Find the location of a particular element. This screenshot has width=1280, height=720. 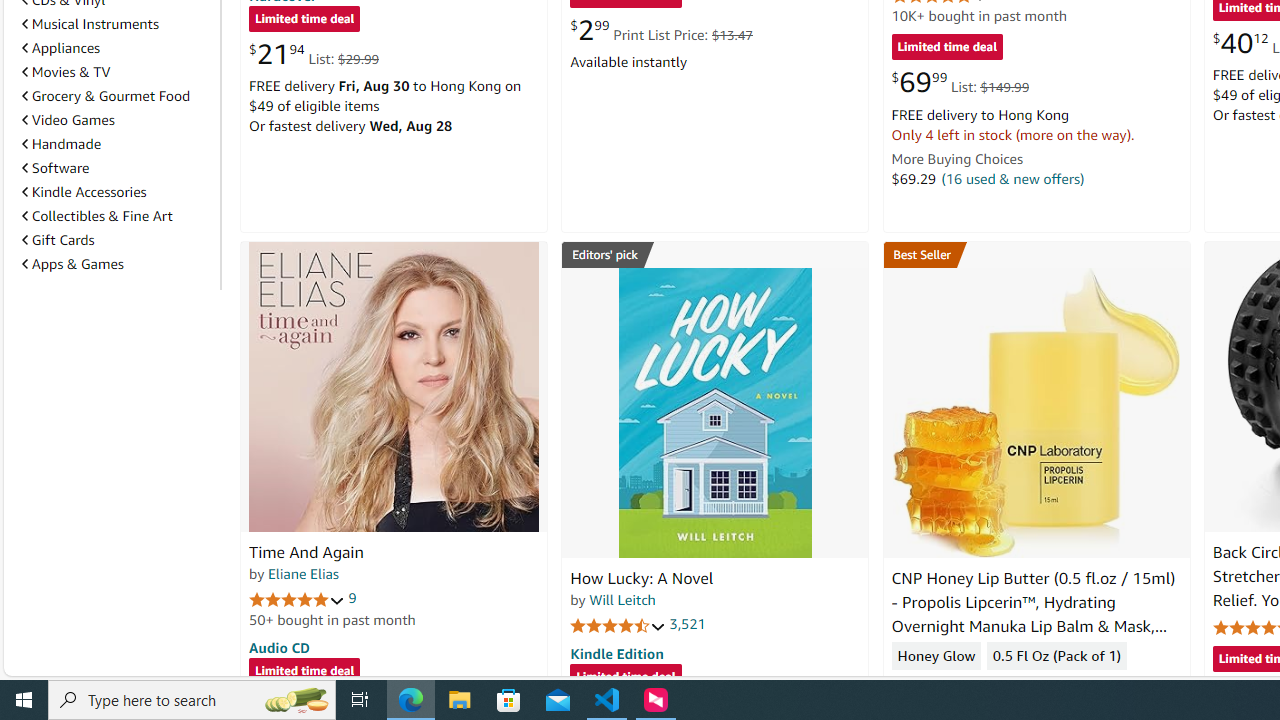

'Grocery & Gourmet Food' is located at coordinates (105, 96).